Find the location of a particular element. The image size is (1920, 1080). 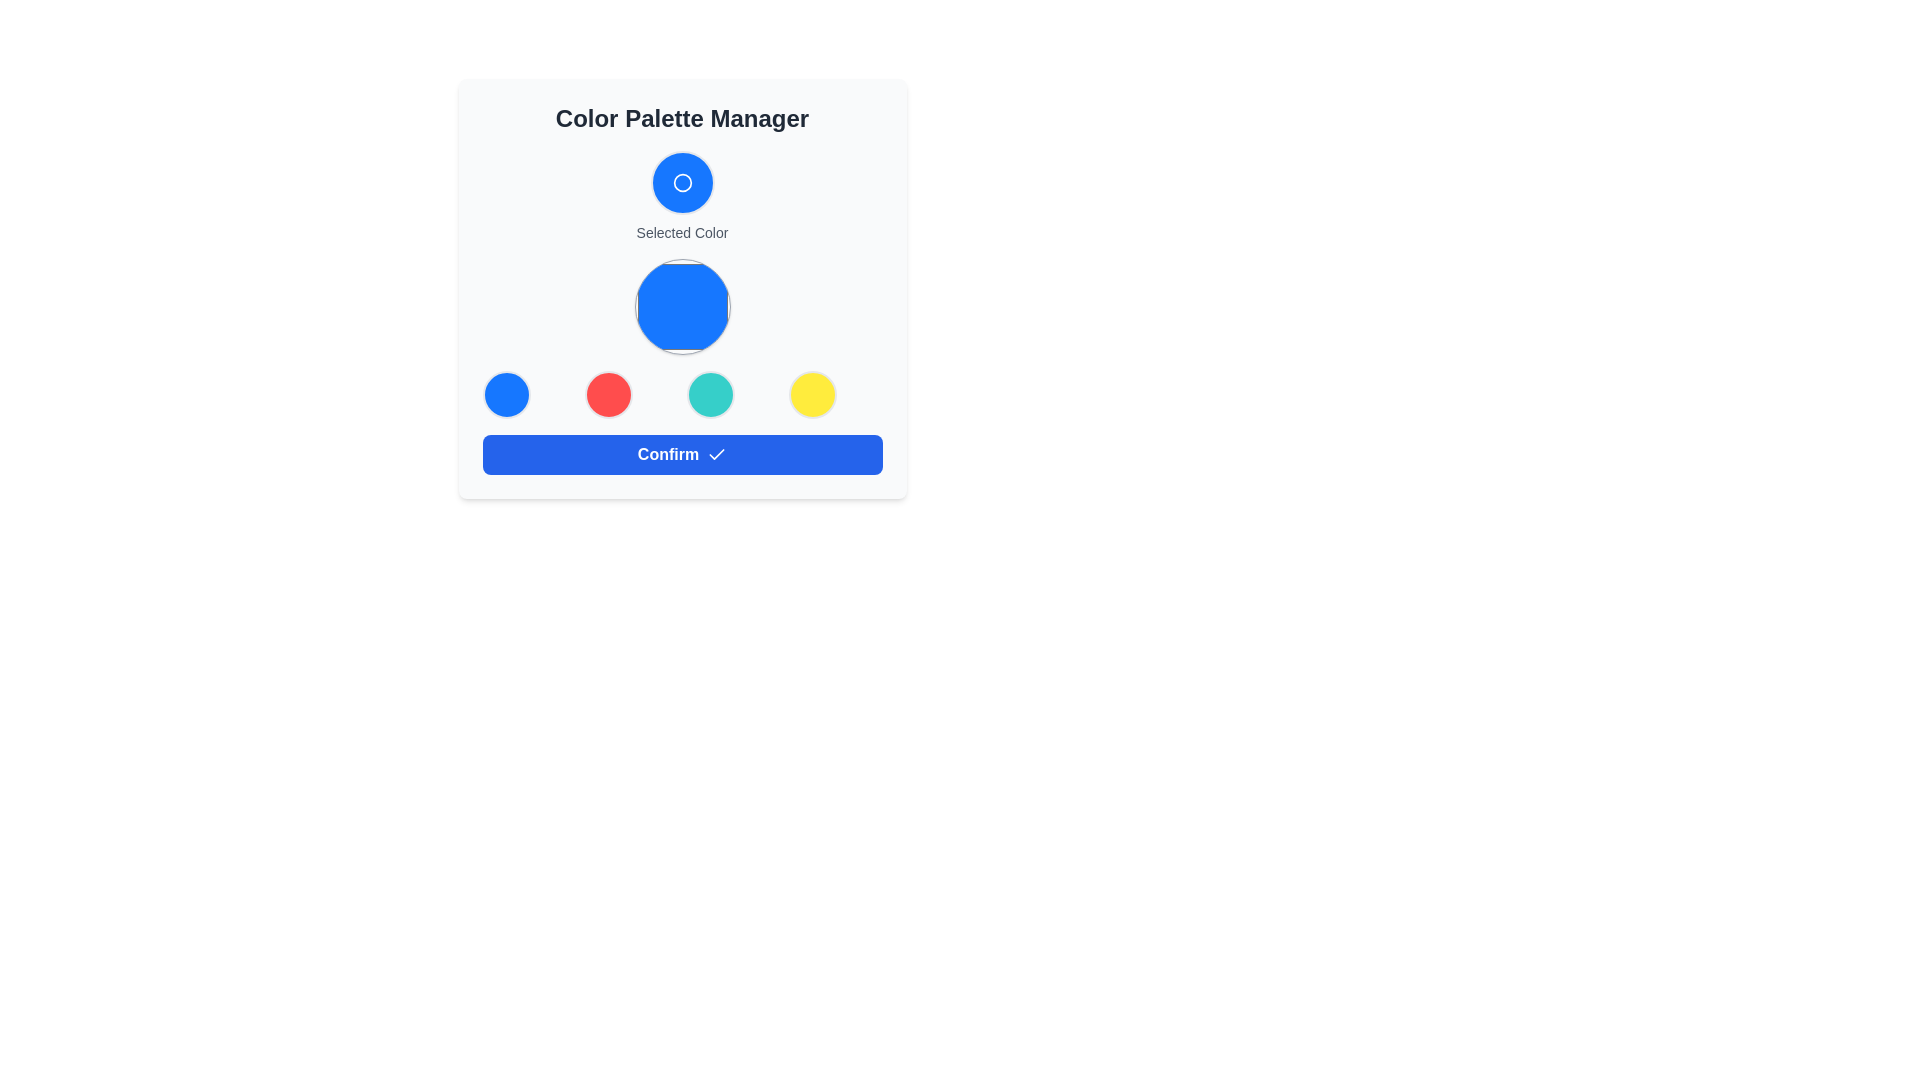

the static text label that specifies the current selection of color, located under a smaller circular icon and above a larger circular button is located at coordinates (682, 231).